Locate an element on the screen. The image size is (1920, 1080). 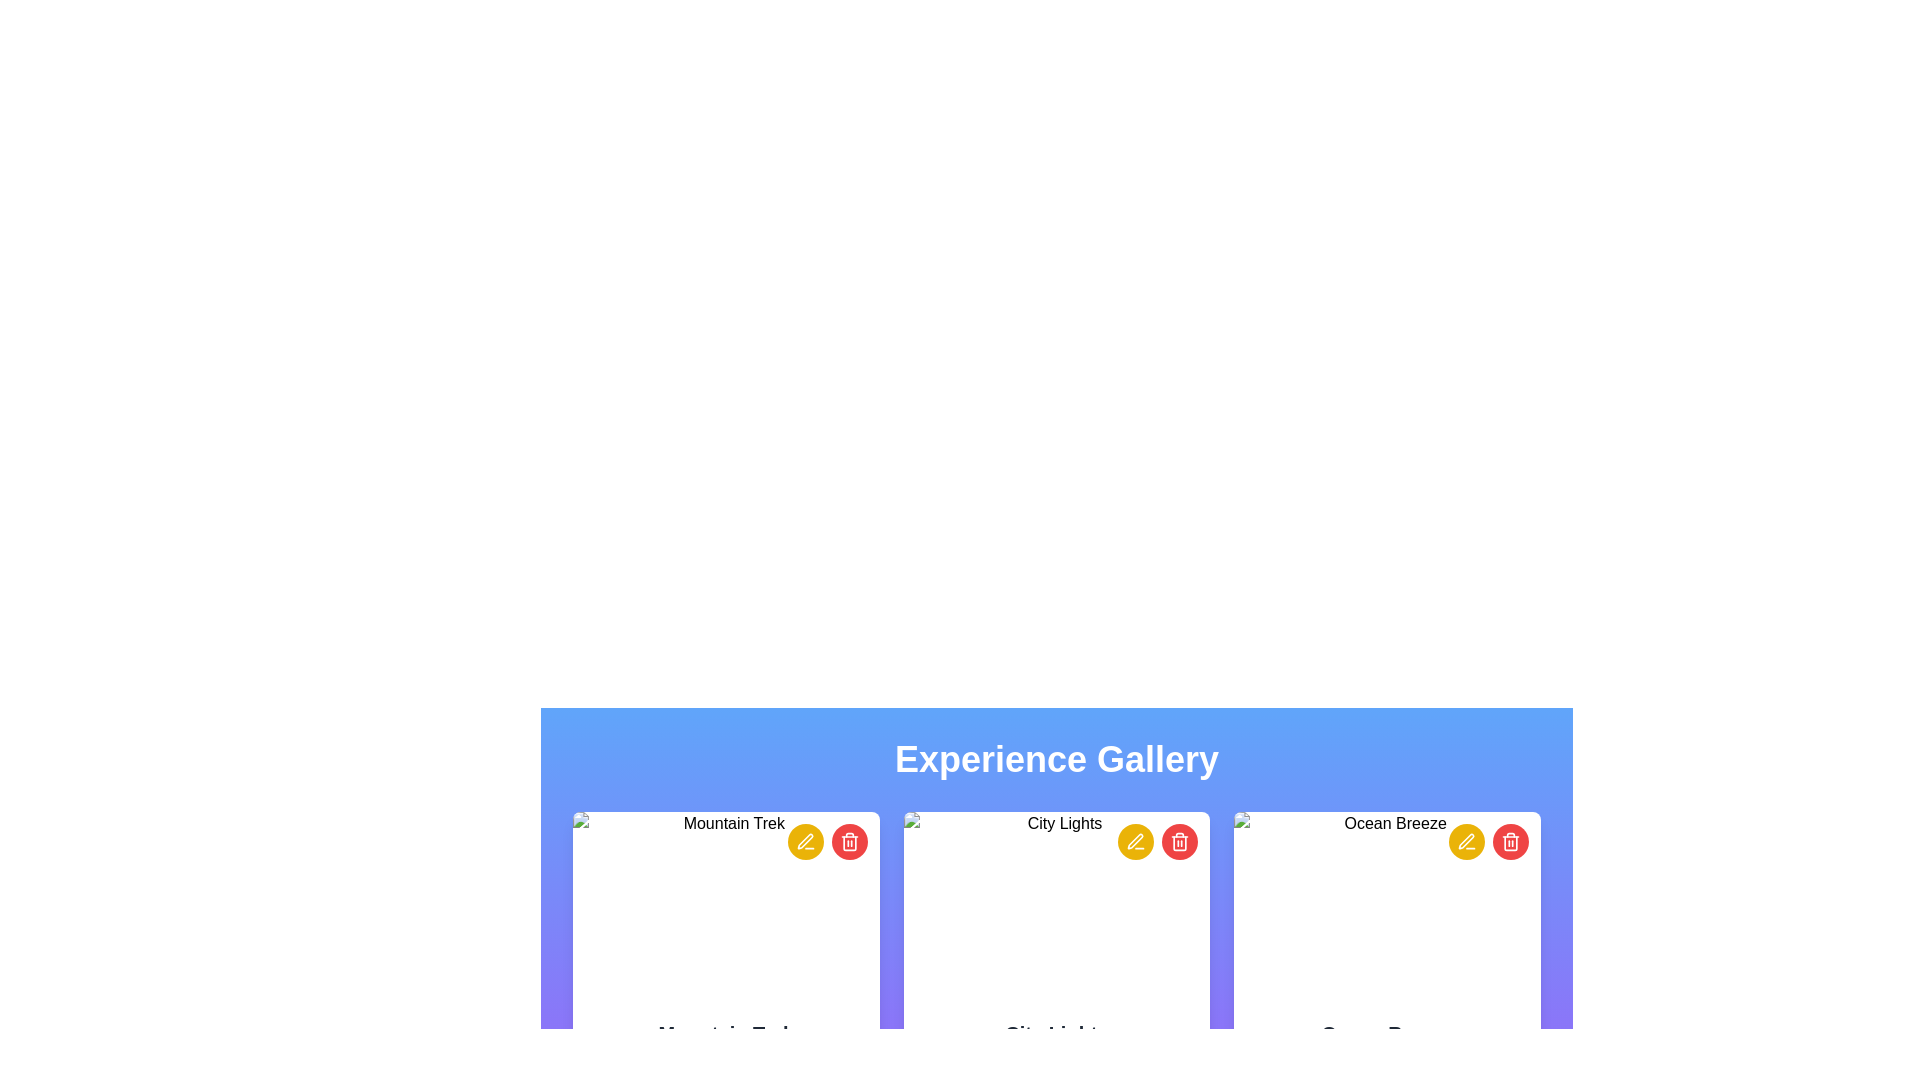
the yellow edit button with a pen icon in the control group of the 'Ocean Breeze' card to modify the card is located at coordinates (1488, 841).